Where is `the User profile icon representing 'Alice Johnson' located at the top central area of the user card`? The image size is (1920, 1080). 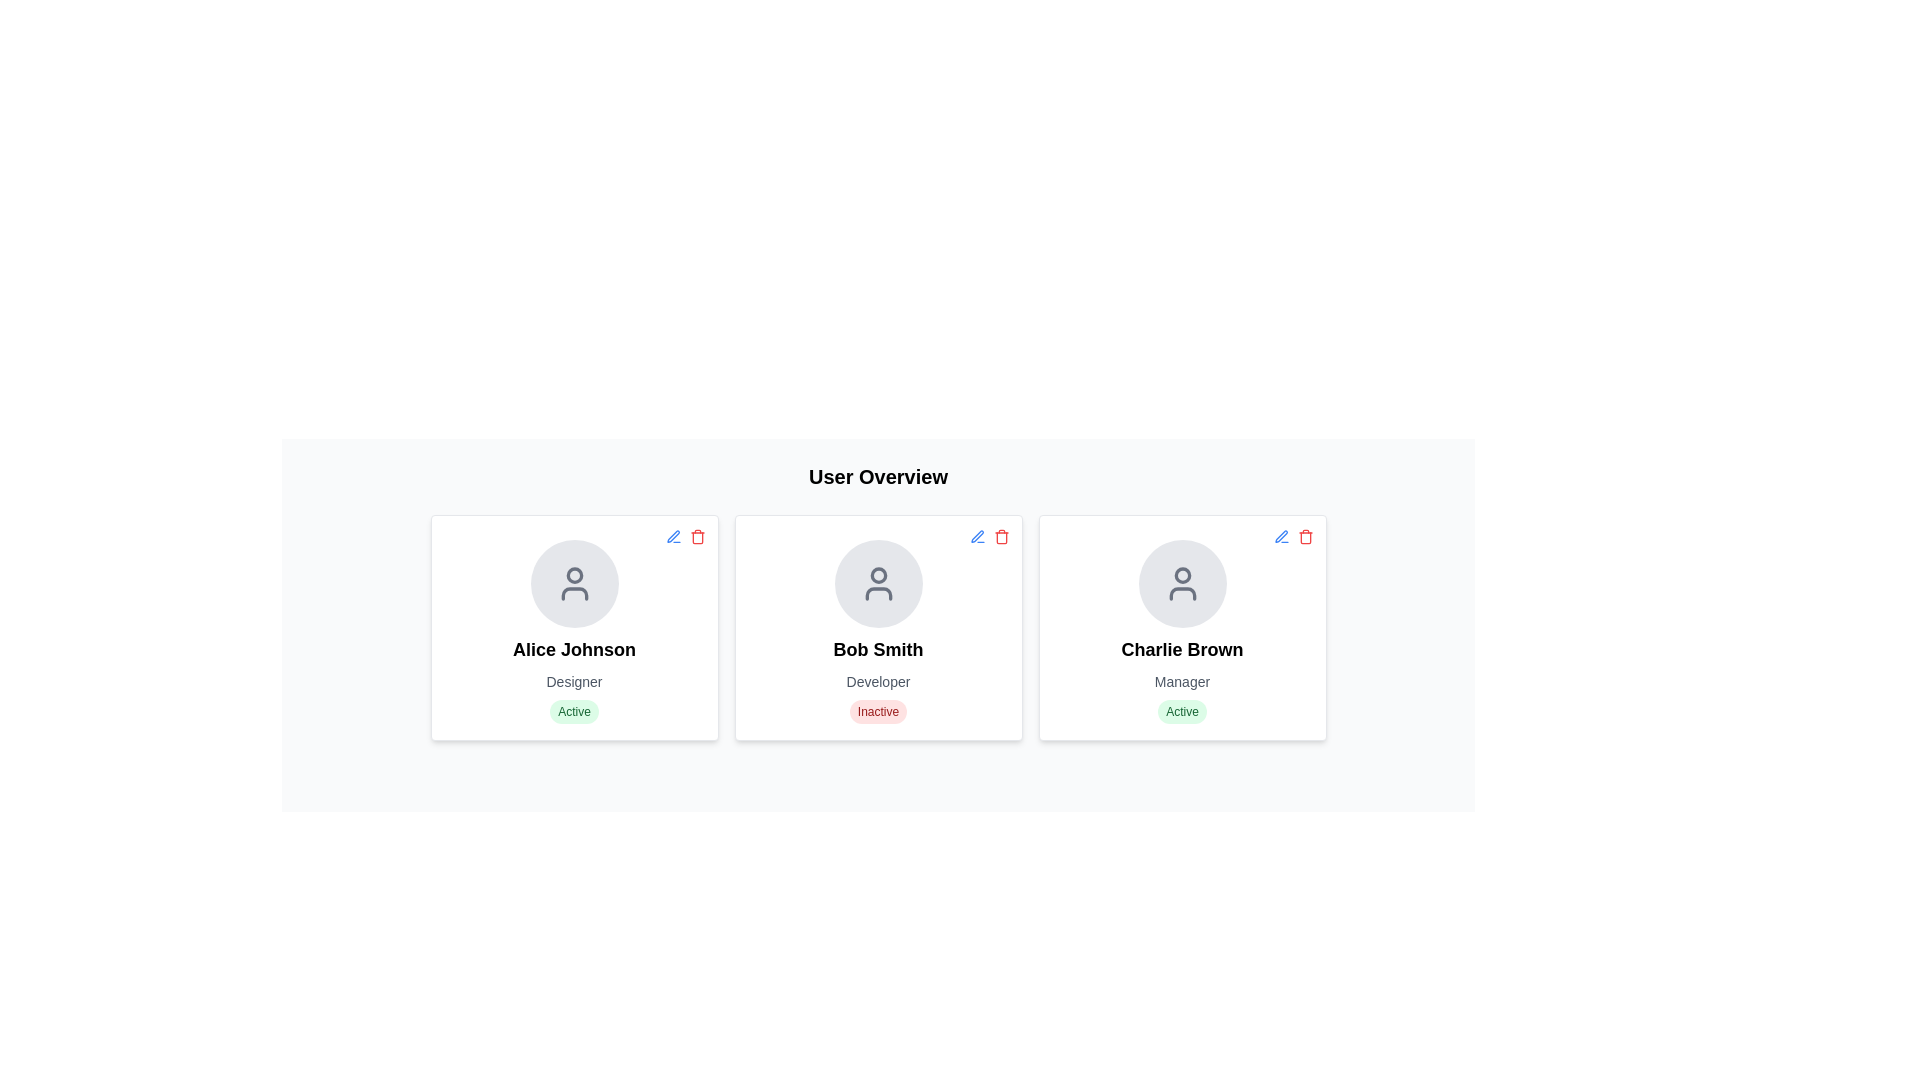
the User profile icon representing 'Alice Johnson' located at the top central area of the user card is located at coordinates (573, 583).